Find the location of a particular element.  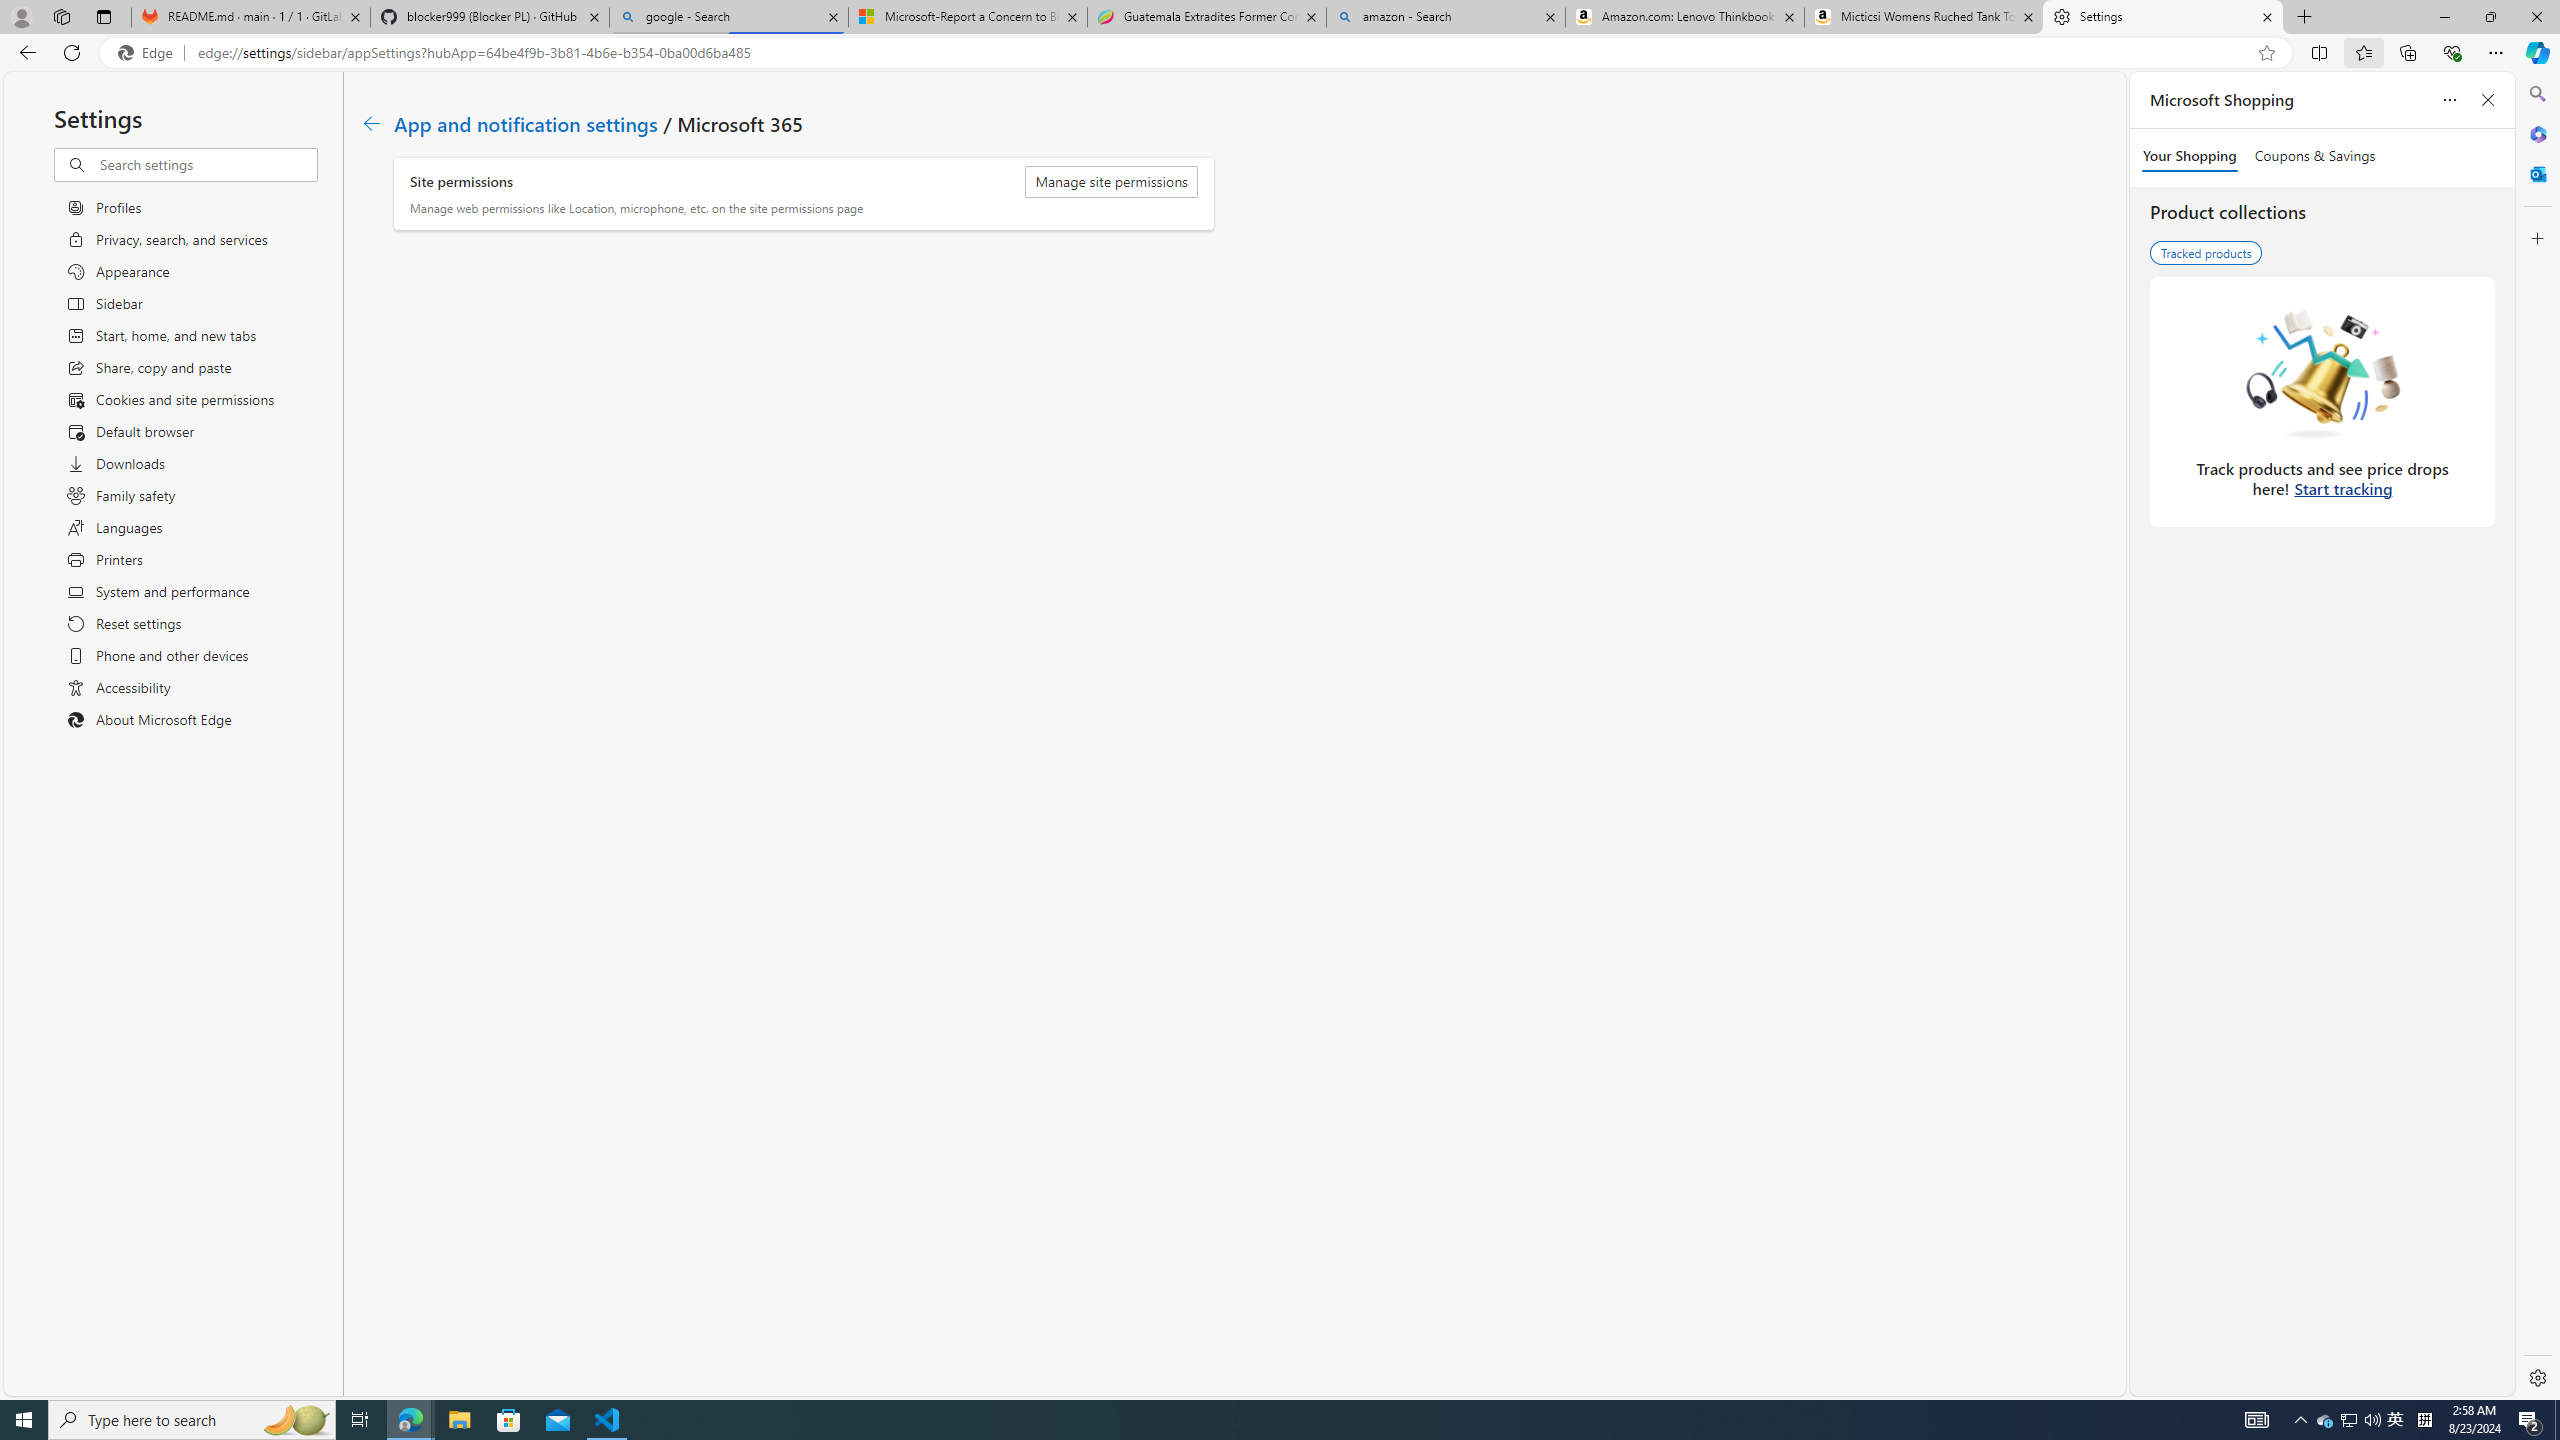

'App and notification settings' is located at coordinates (525, 122).